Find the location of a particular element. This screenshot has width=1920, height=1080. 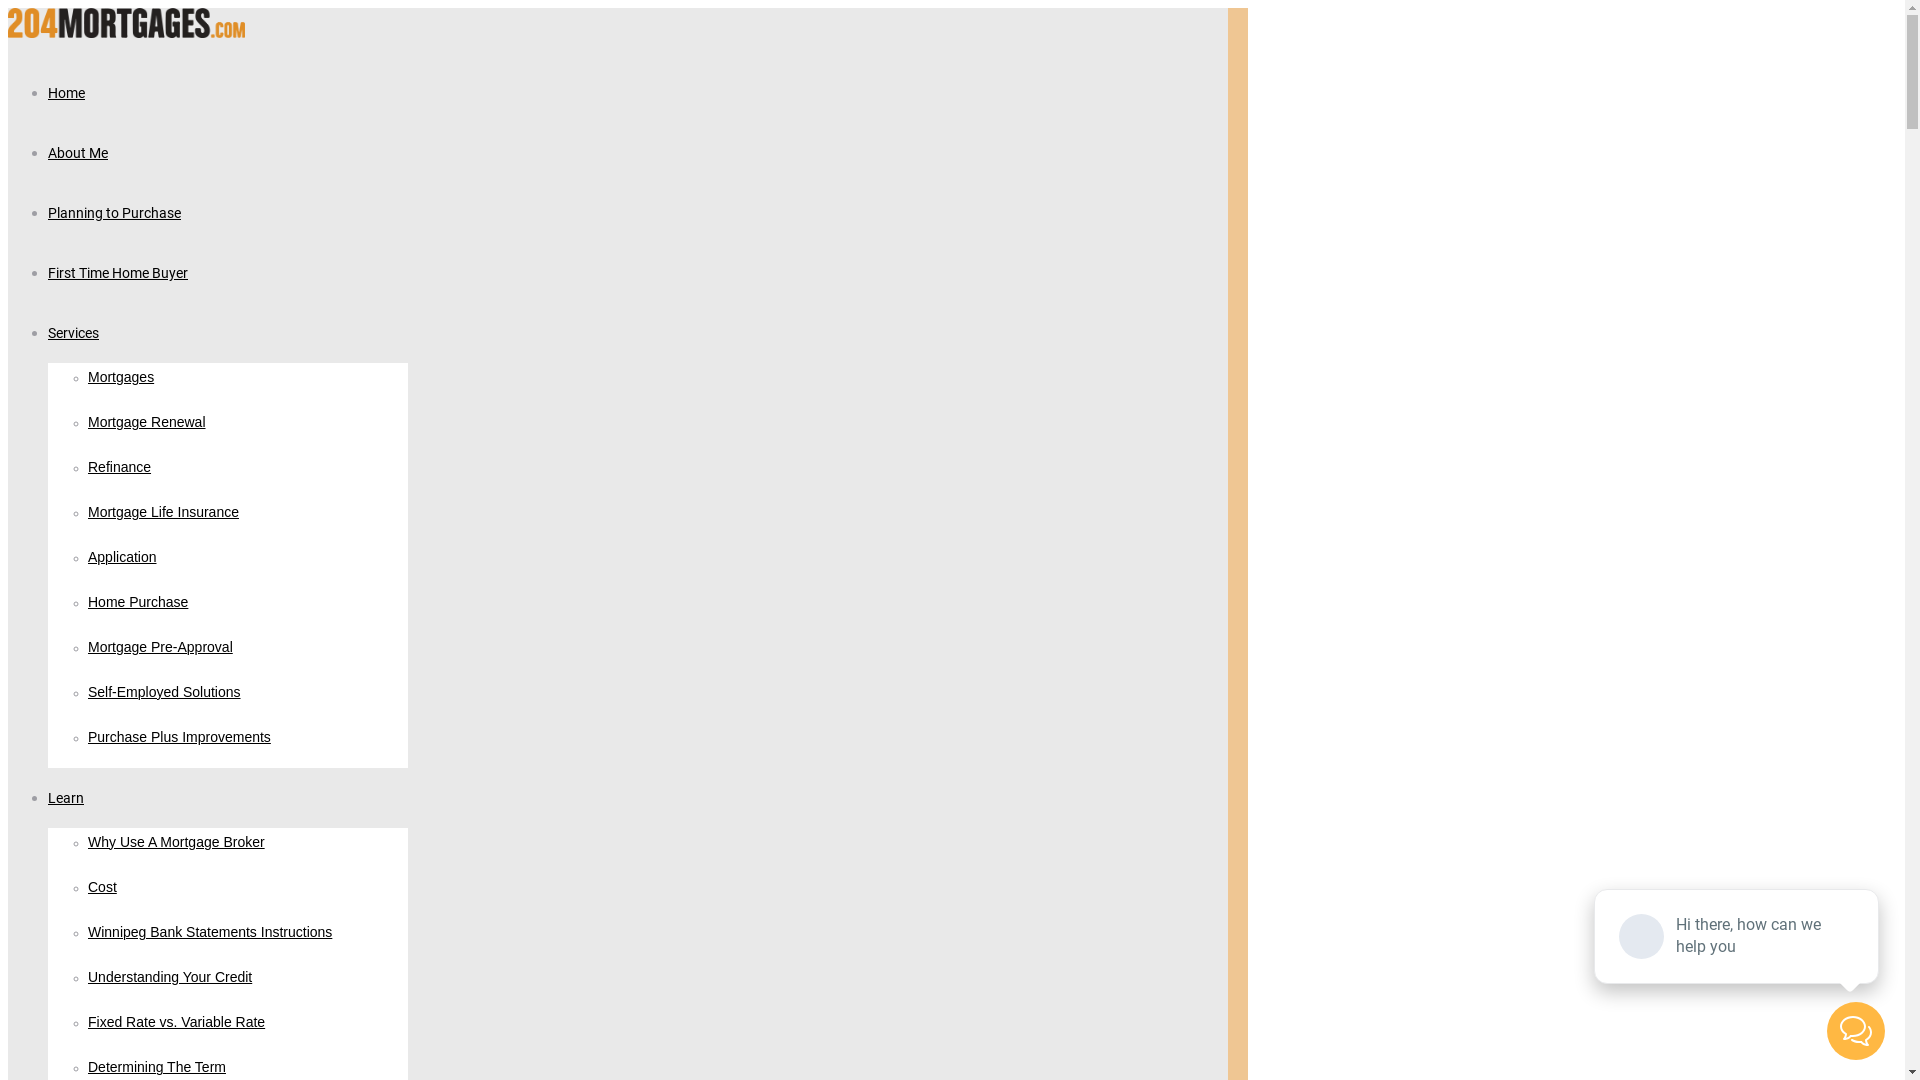

'Learn' is located at coordinates (66, 796).